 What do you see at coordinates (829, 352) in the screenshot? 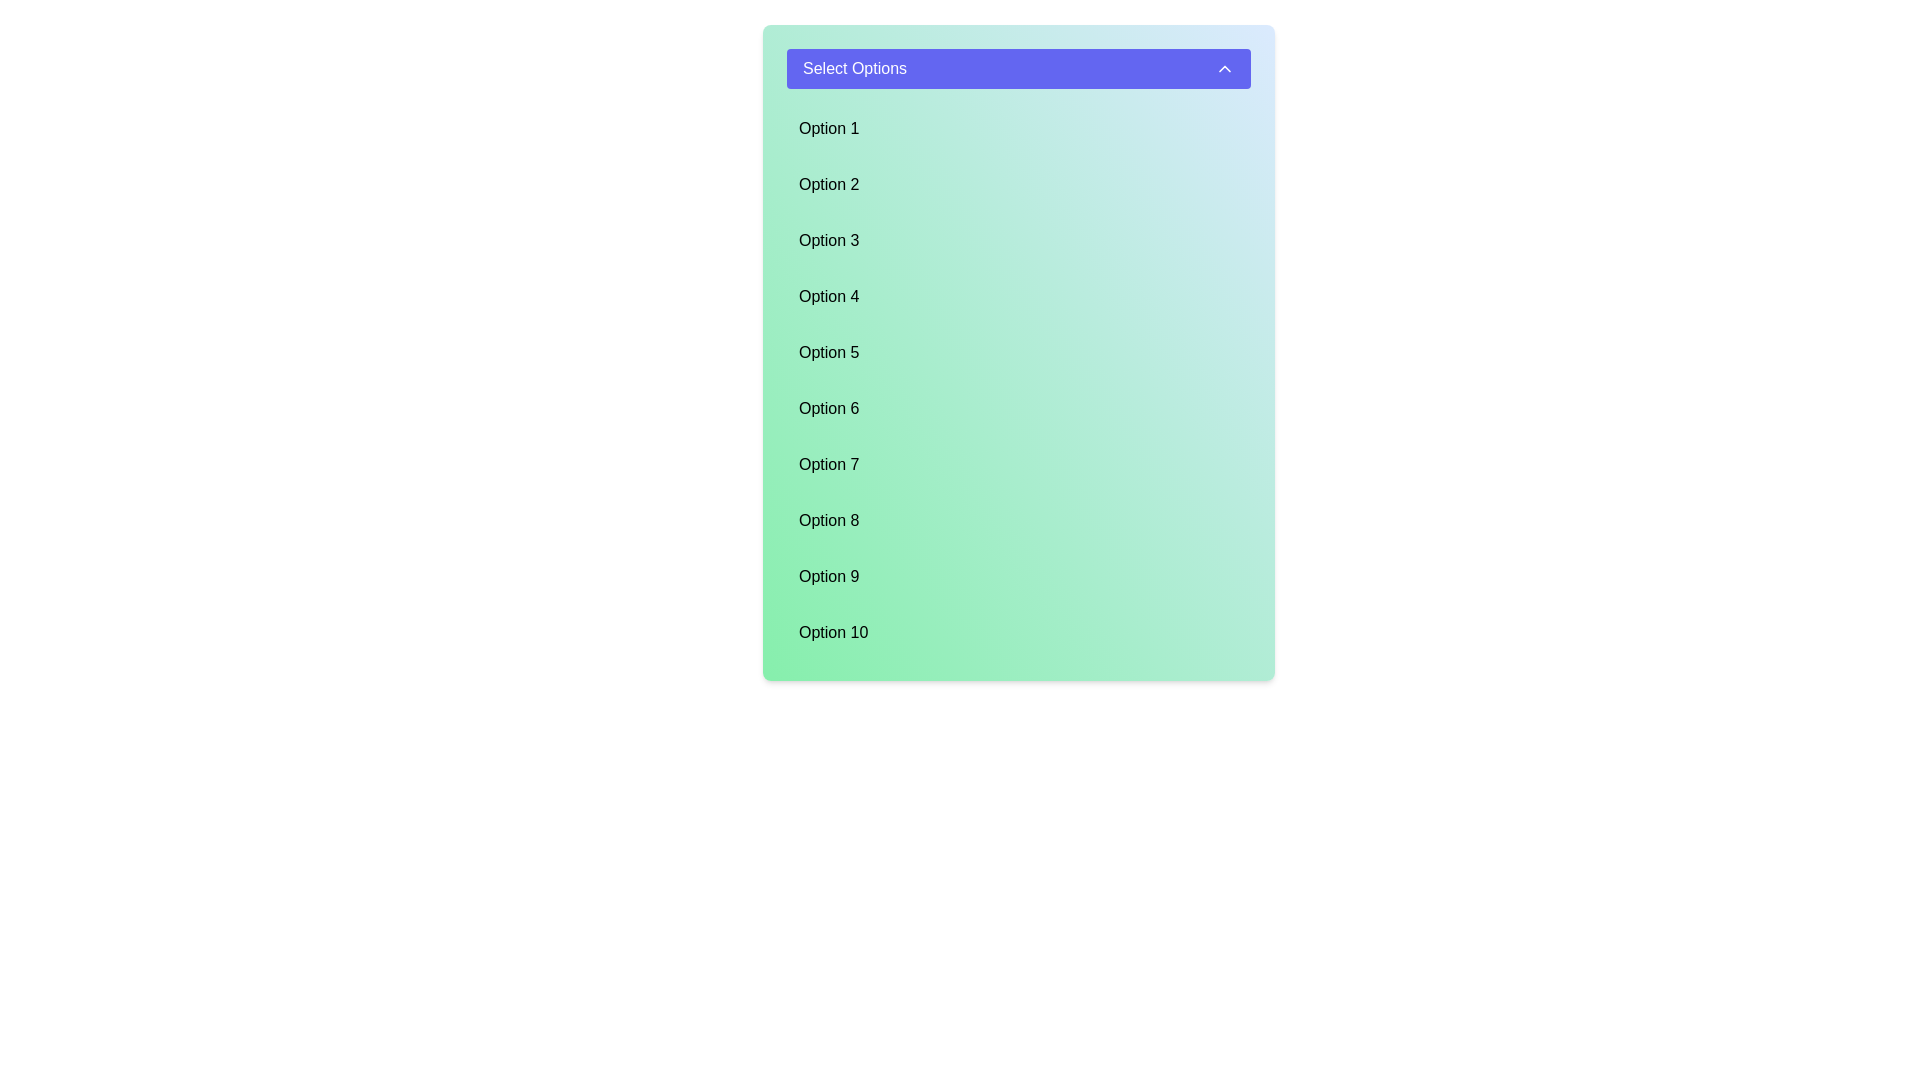
I see `the static text label for 'Option 5' within the dropdown menu located below the header 'Select Options'` at bounding box center [829, 352].